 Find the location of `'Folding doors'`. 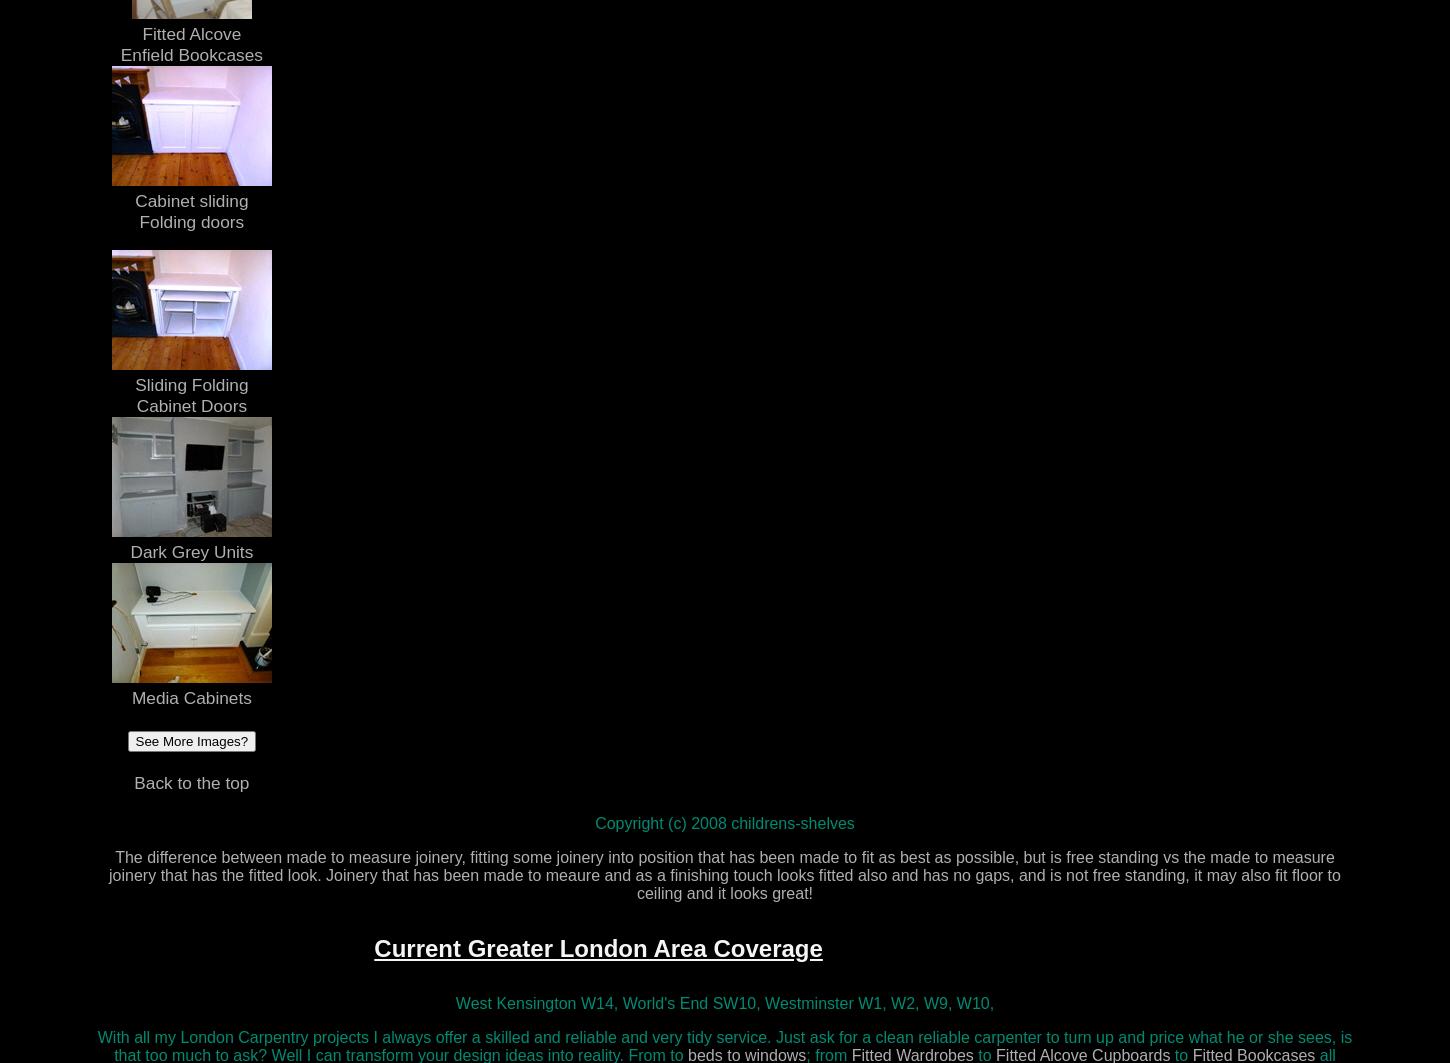

'Folding doors' is located at coordinates (138, 220).